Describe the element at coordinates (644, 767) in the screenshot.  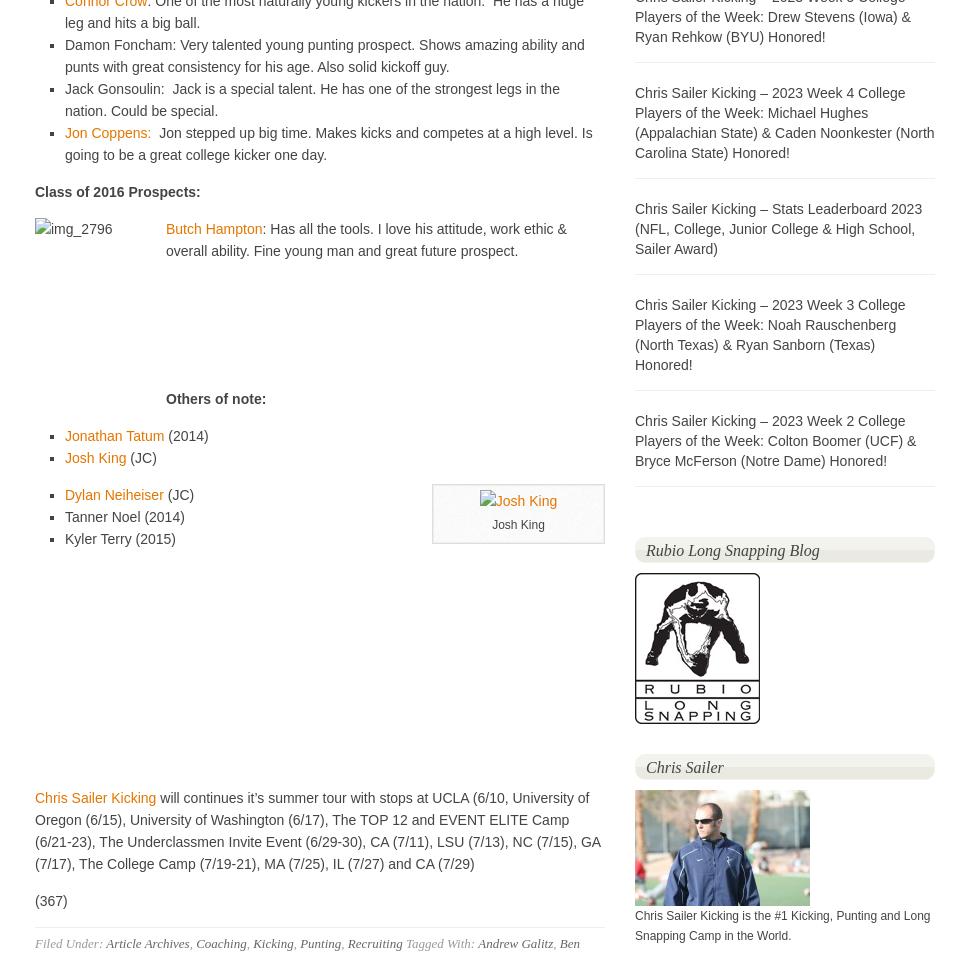
I see `'Chris Sailer'` at that location.